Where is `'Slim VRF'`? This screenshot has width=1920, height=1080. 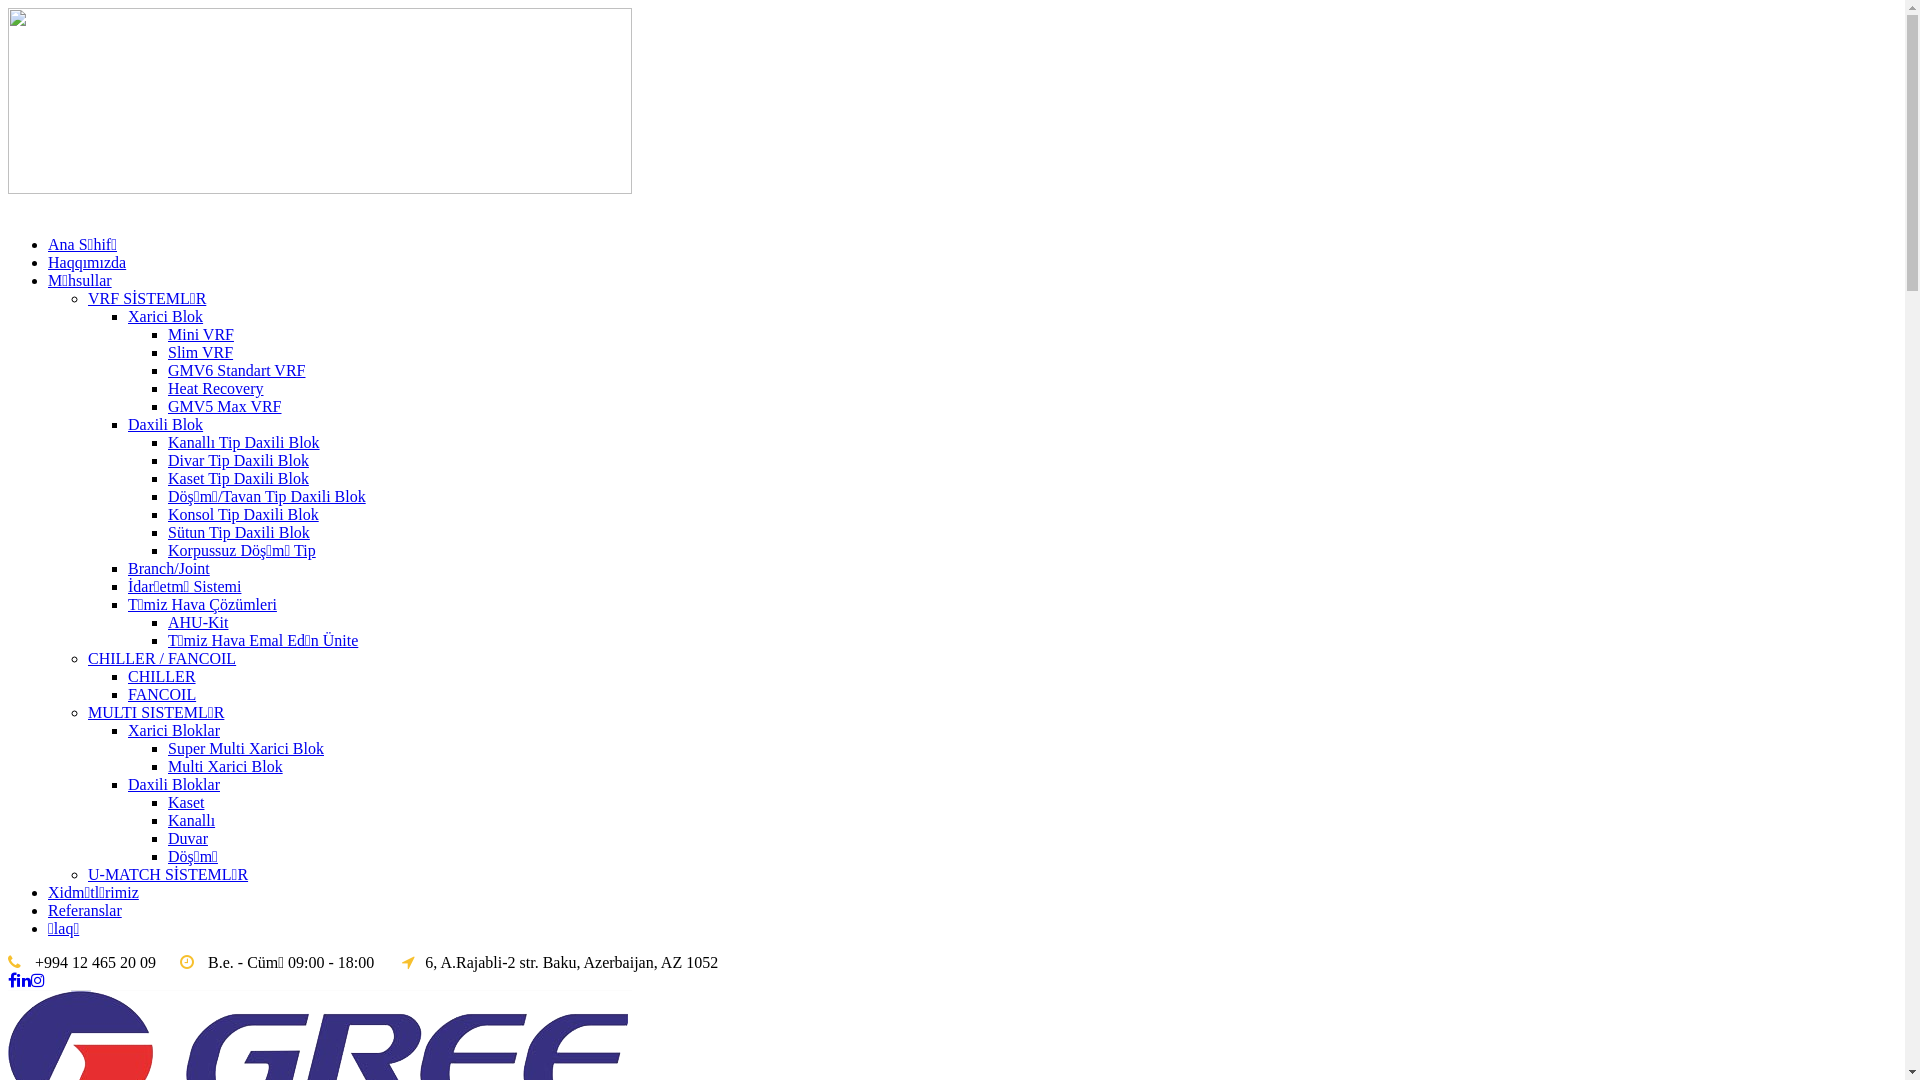 'Slim VRF' is located at coordinates (200, 351).